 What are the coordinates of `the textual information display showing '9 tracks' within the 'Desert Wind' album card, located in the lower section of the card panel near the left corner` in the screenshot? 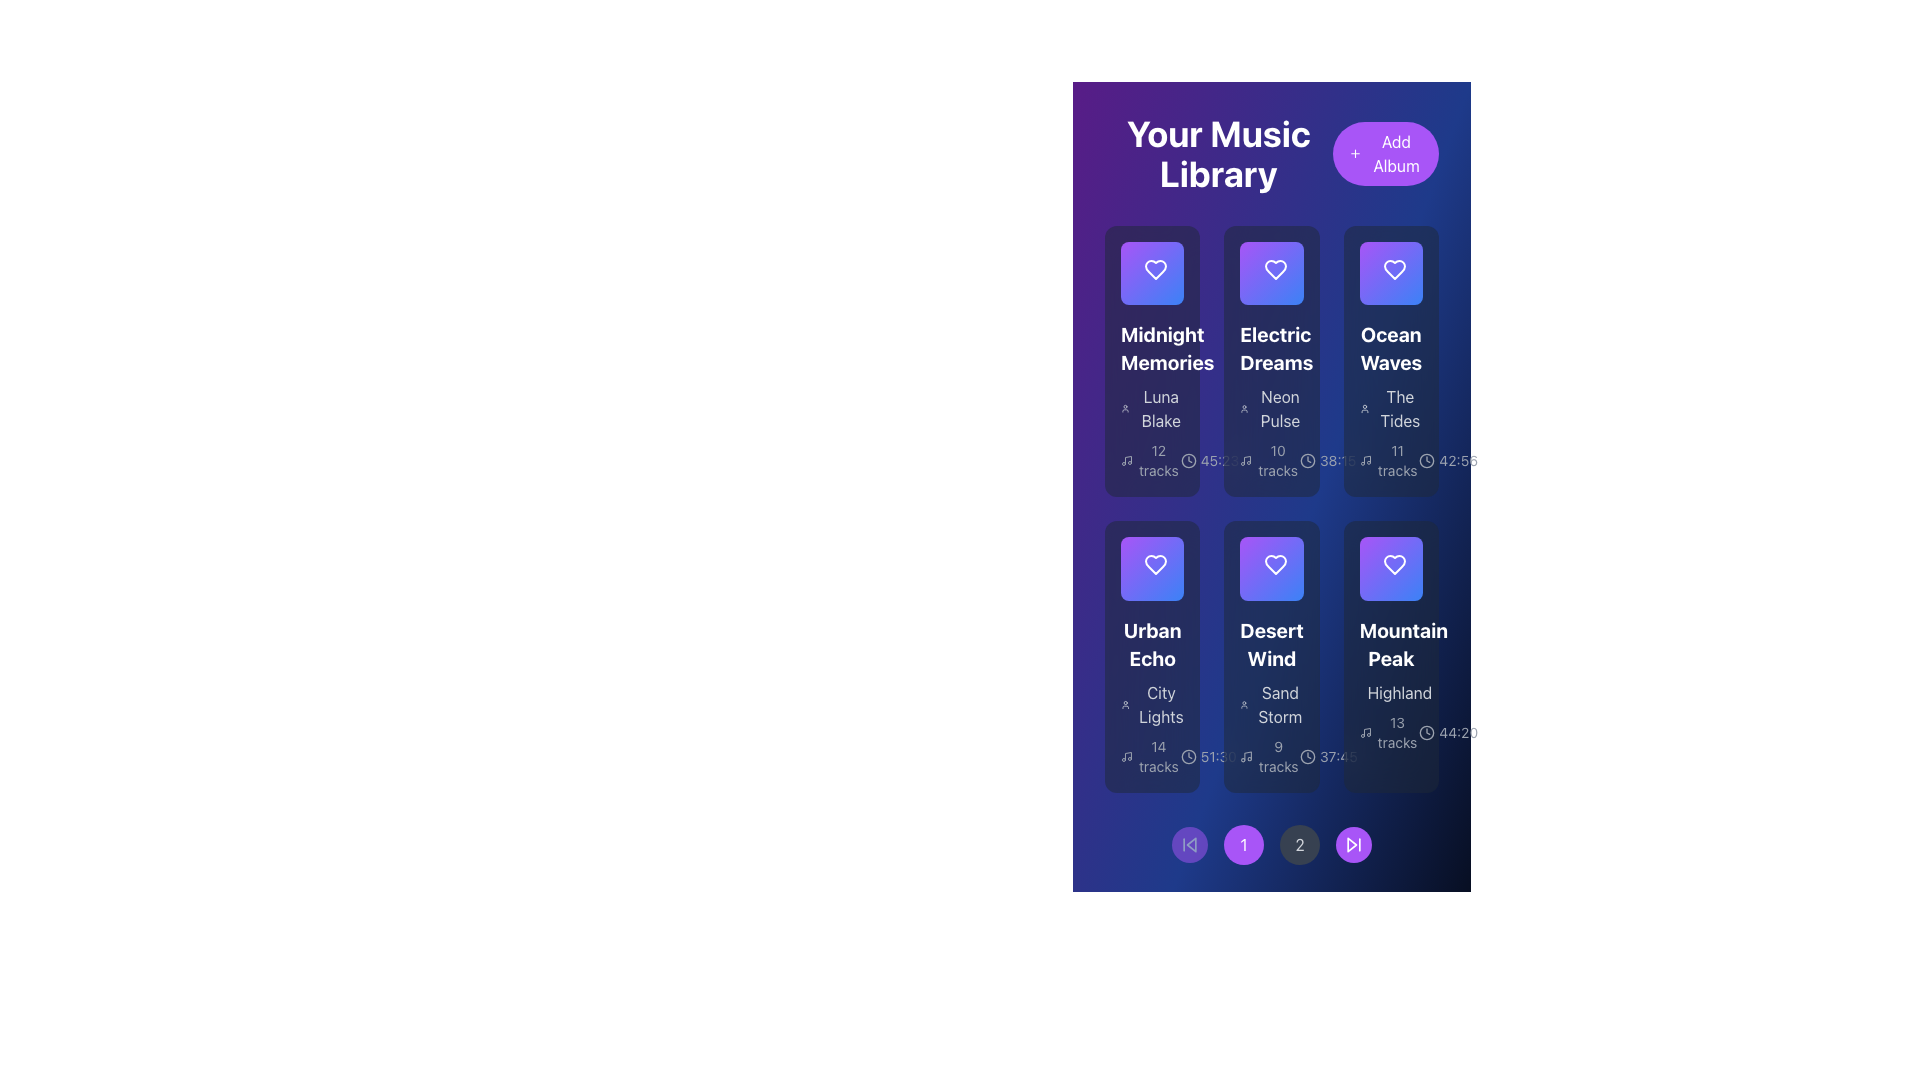 It's located at (1277, 756).